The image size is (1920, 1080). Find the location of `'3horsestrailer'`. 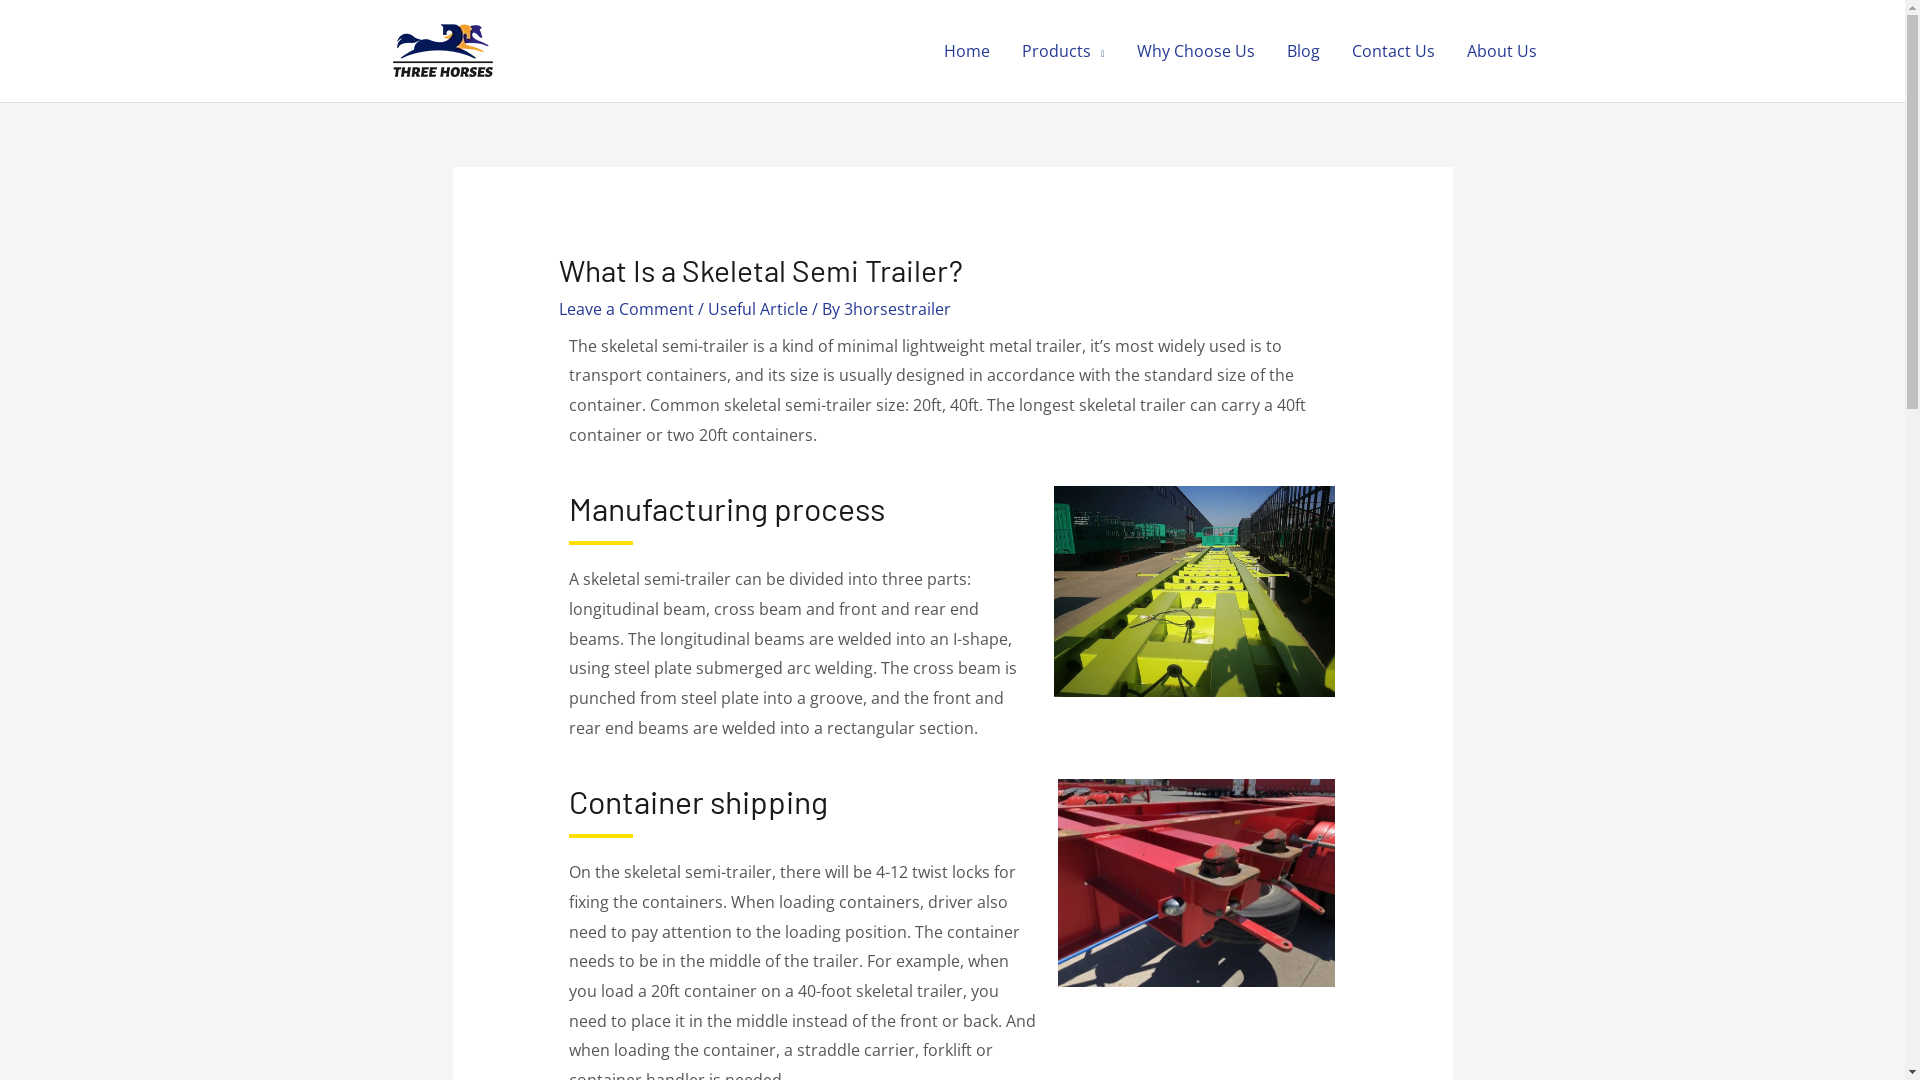

'3horsestrailer' is located at coordinates (844, 308).